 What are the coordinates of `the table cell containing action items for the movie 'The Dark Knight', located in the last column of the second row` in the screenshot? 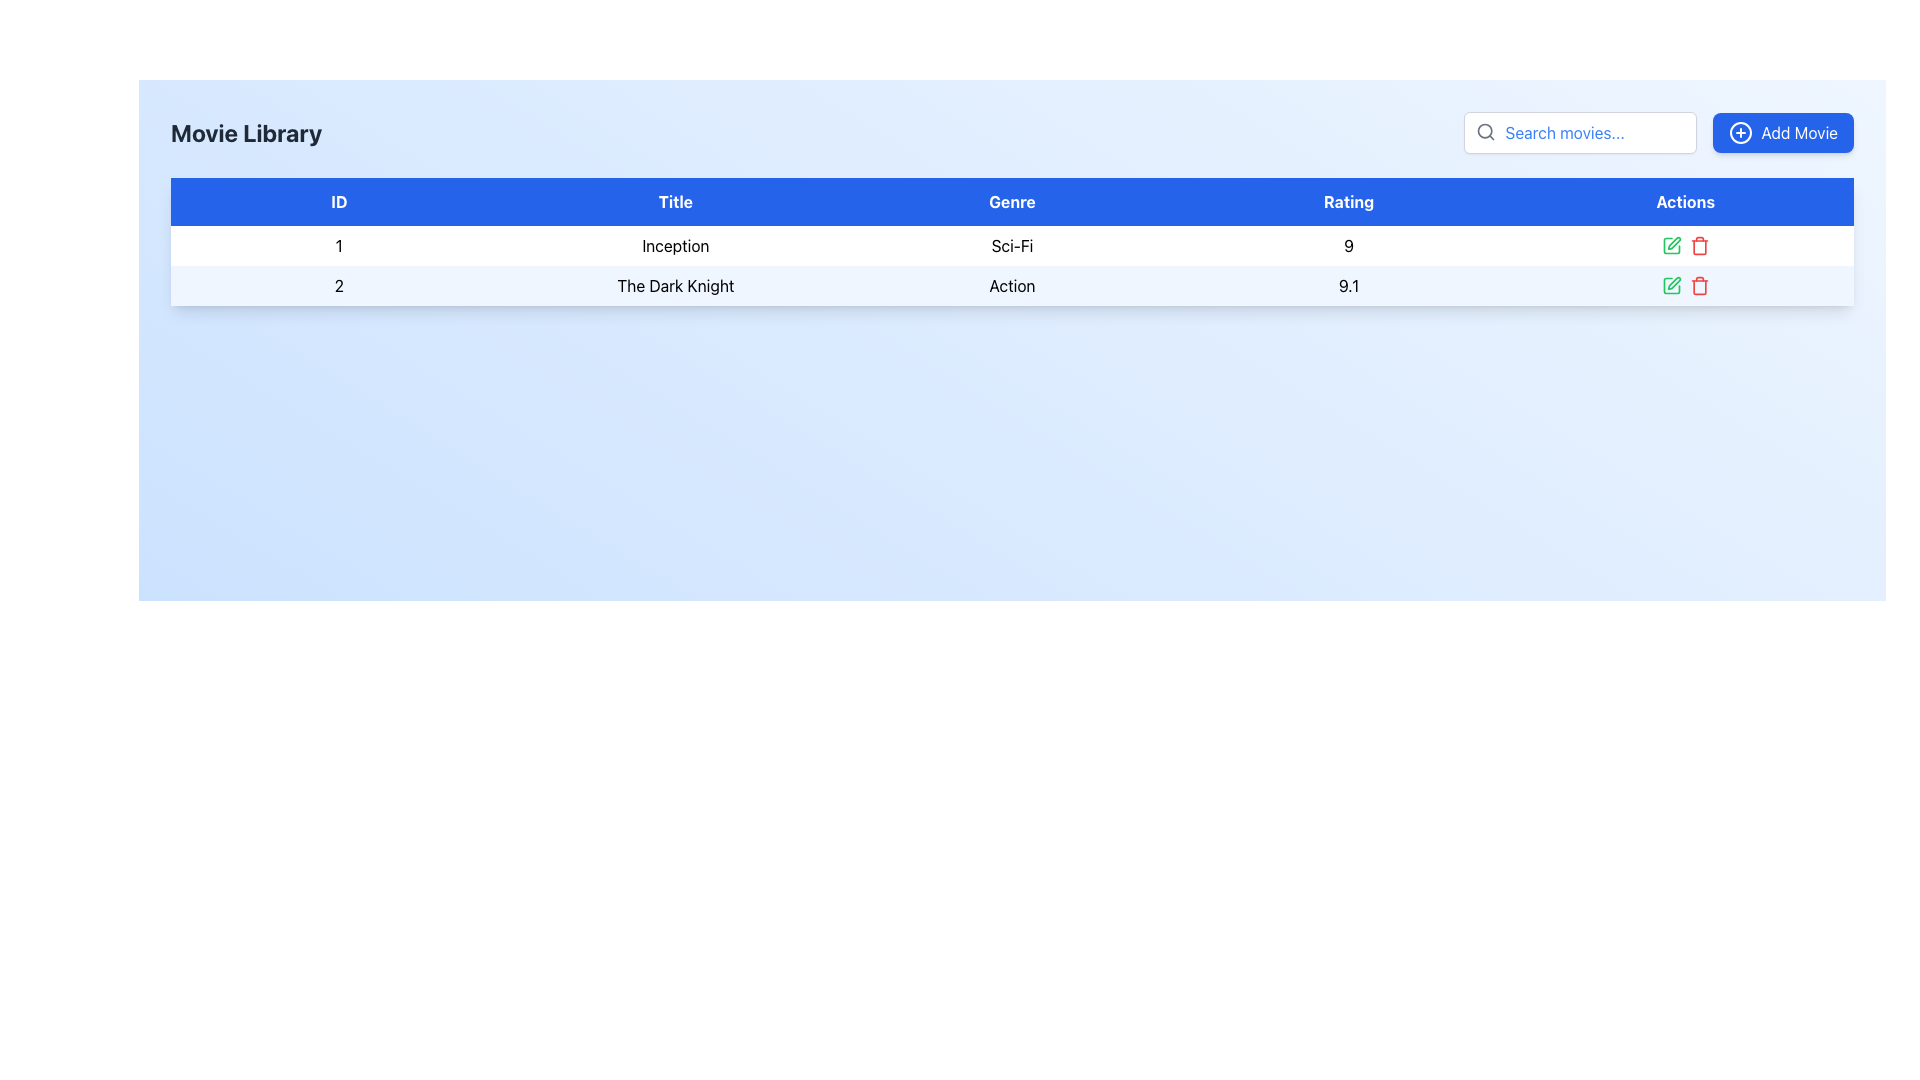 It's located at (1684, 285).